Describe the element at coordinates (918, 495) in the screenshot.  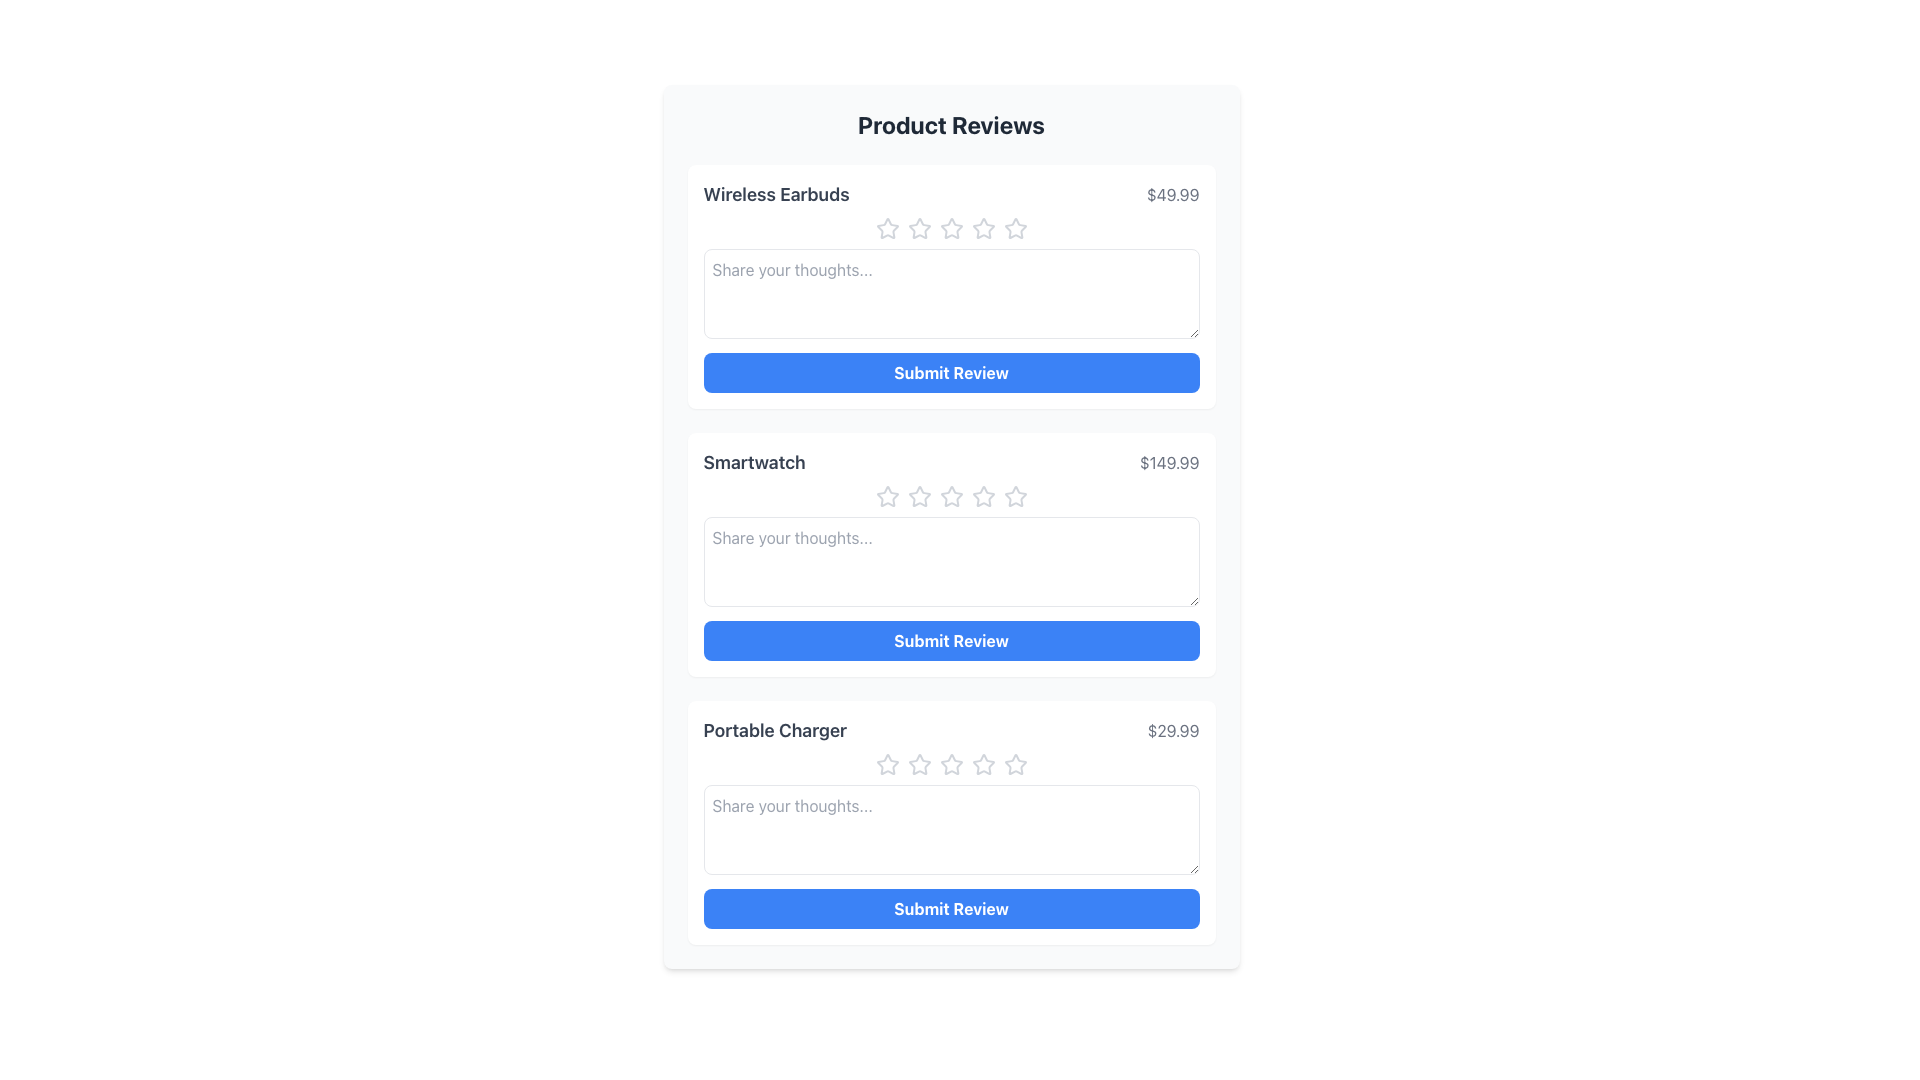
I see `the second star icon from the left in the five-star rating control for the 'Smartwatch' product` at that location.